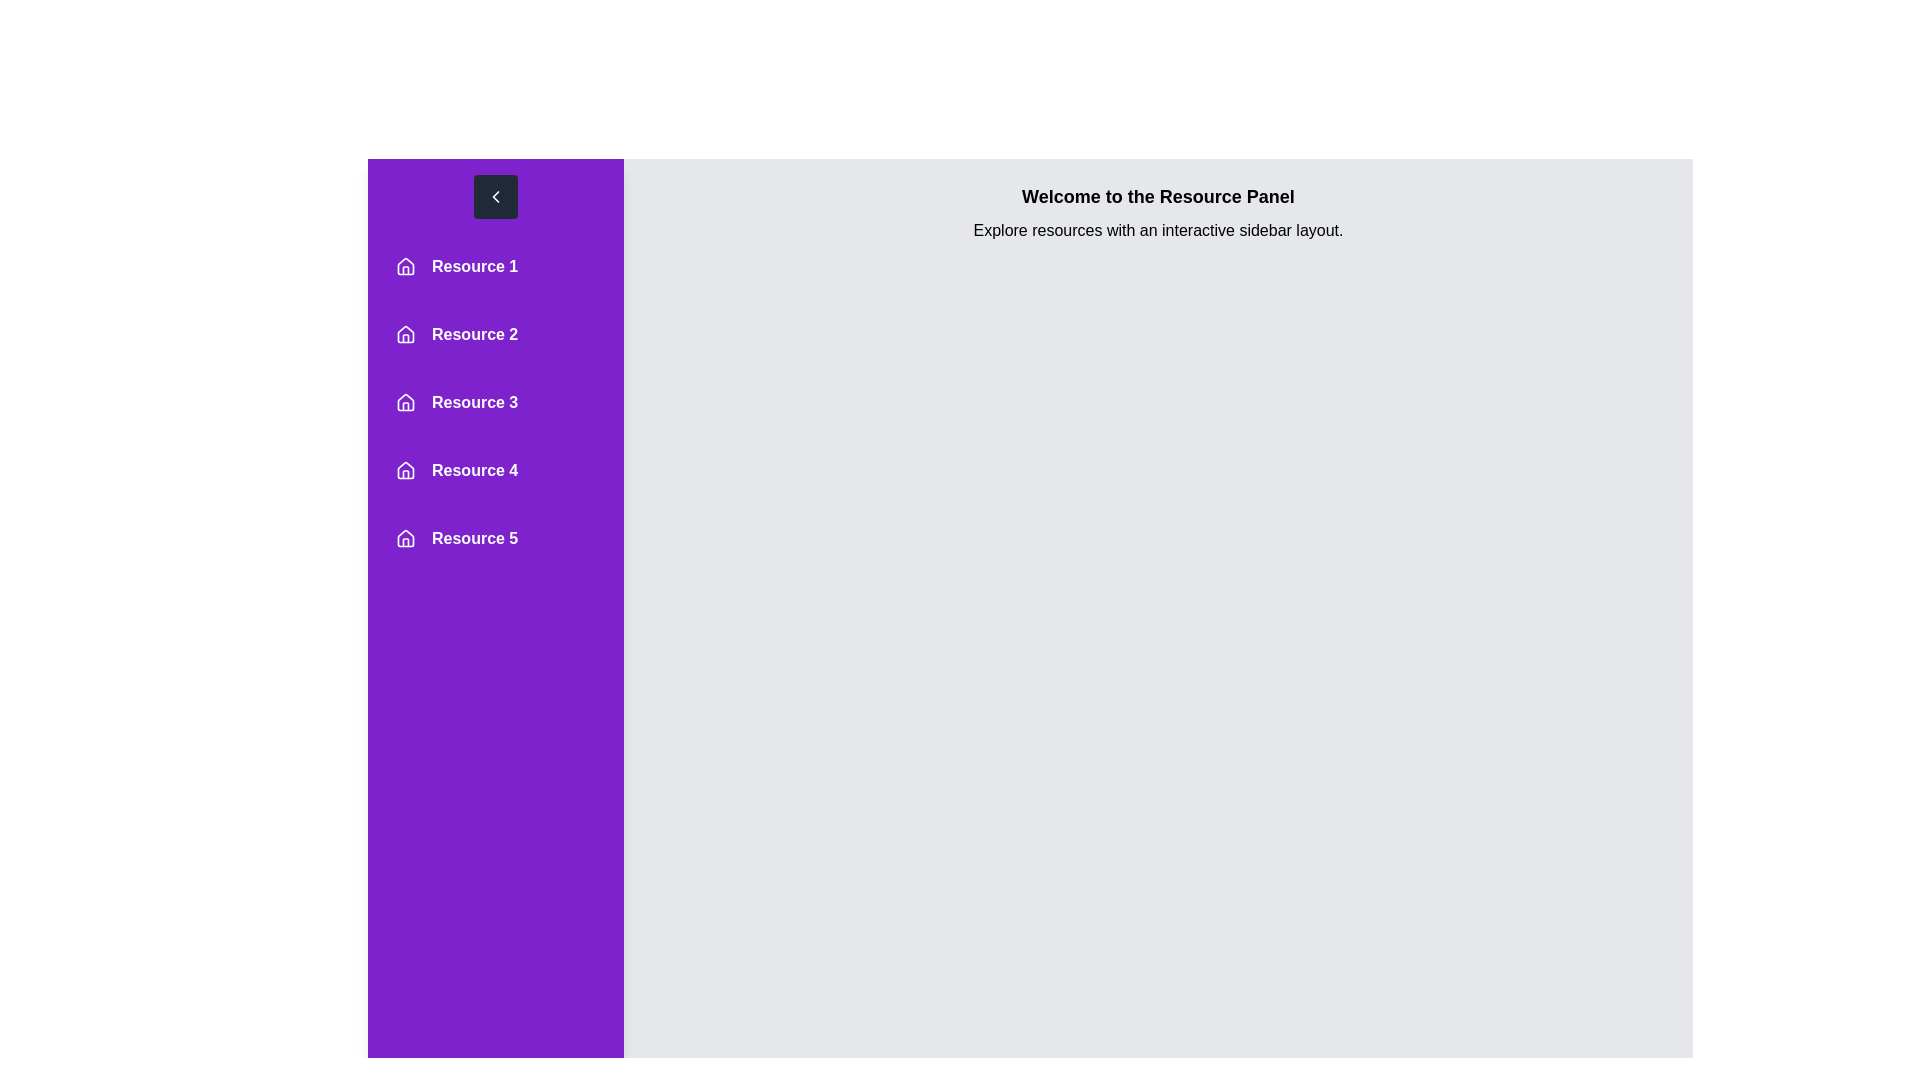  I want to click on the resource entry corresponding to Resource 1, so click(495, 265).